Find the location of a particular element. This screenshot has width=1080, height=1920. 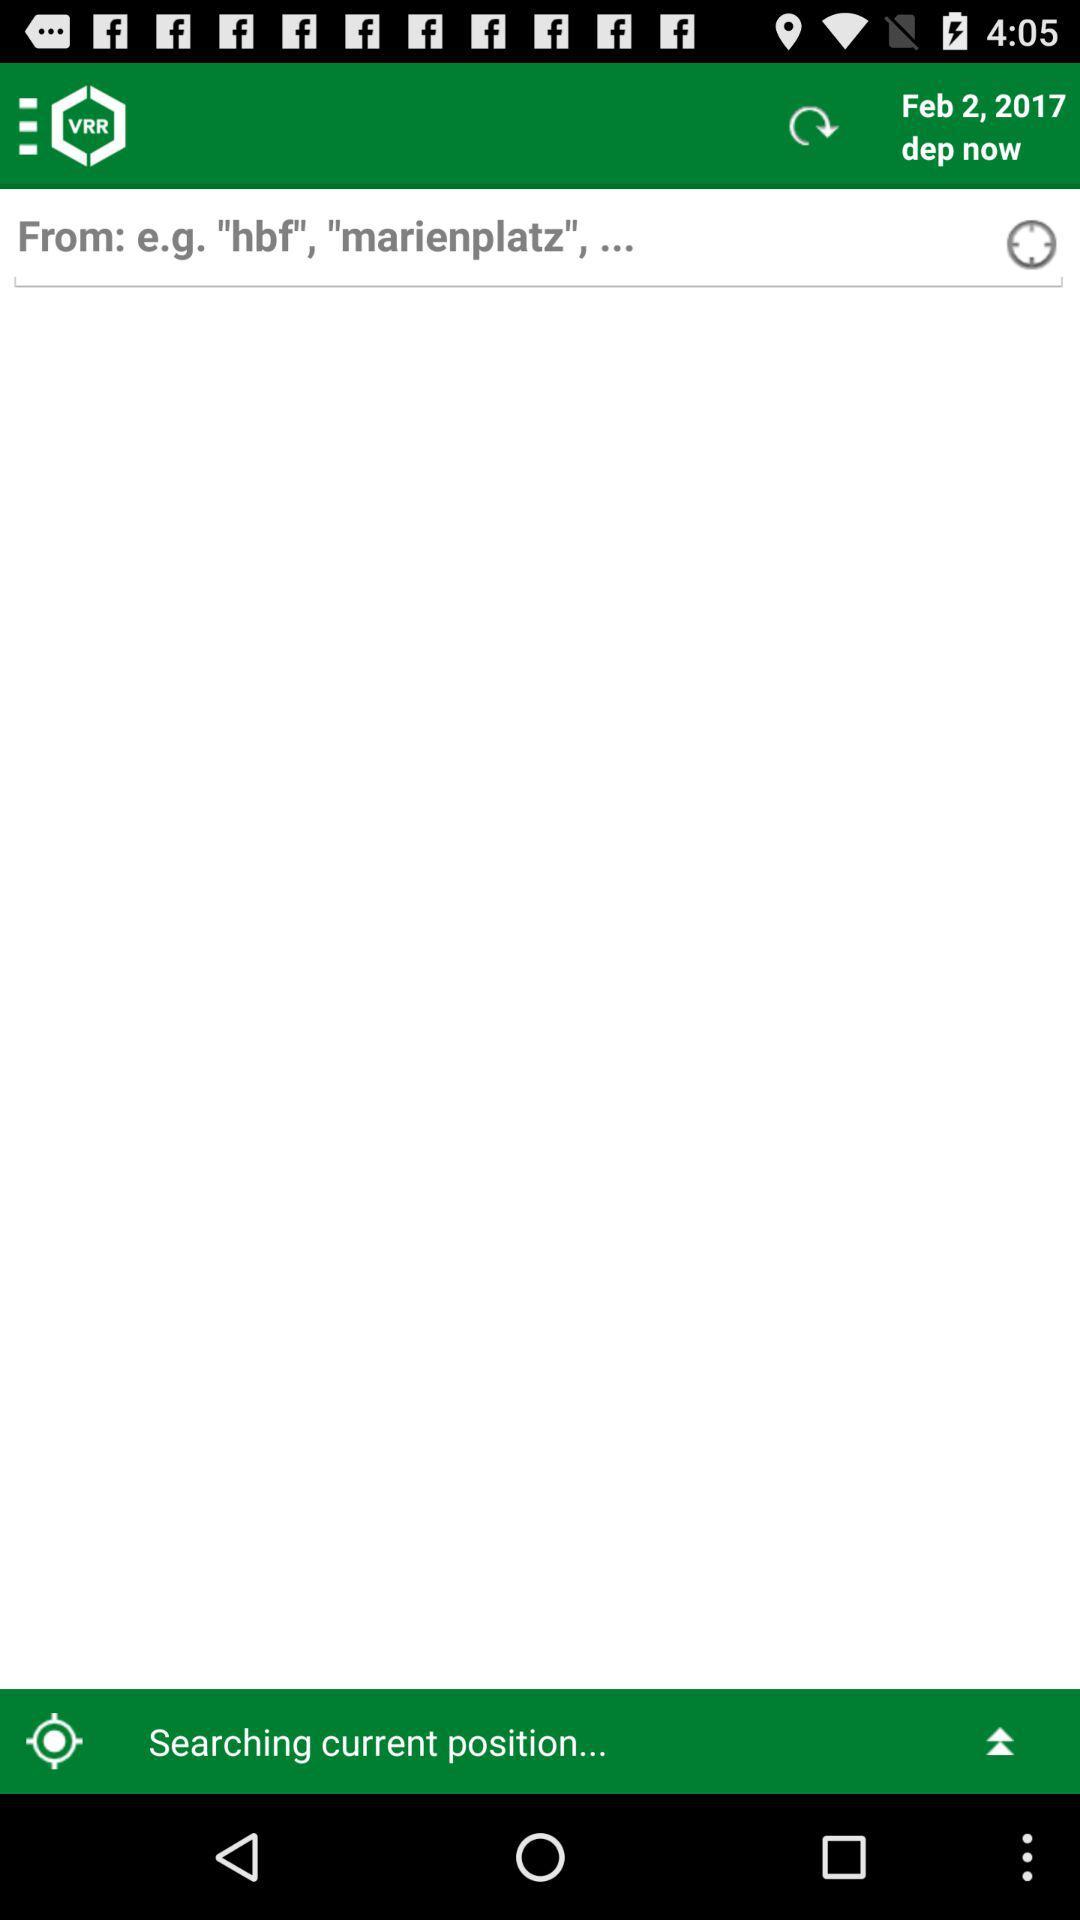

item next to feb 2, 2017 is located at coordinates (814, 124).